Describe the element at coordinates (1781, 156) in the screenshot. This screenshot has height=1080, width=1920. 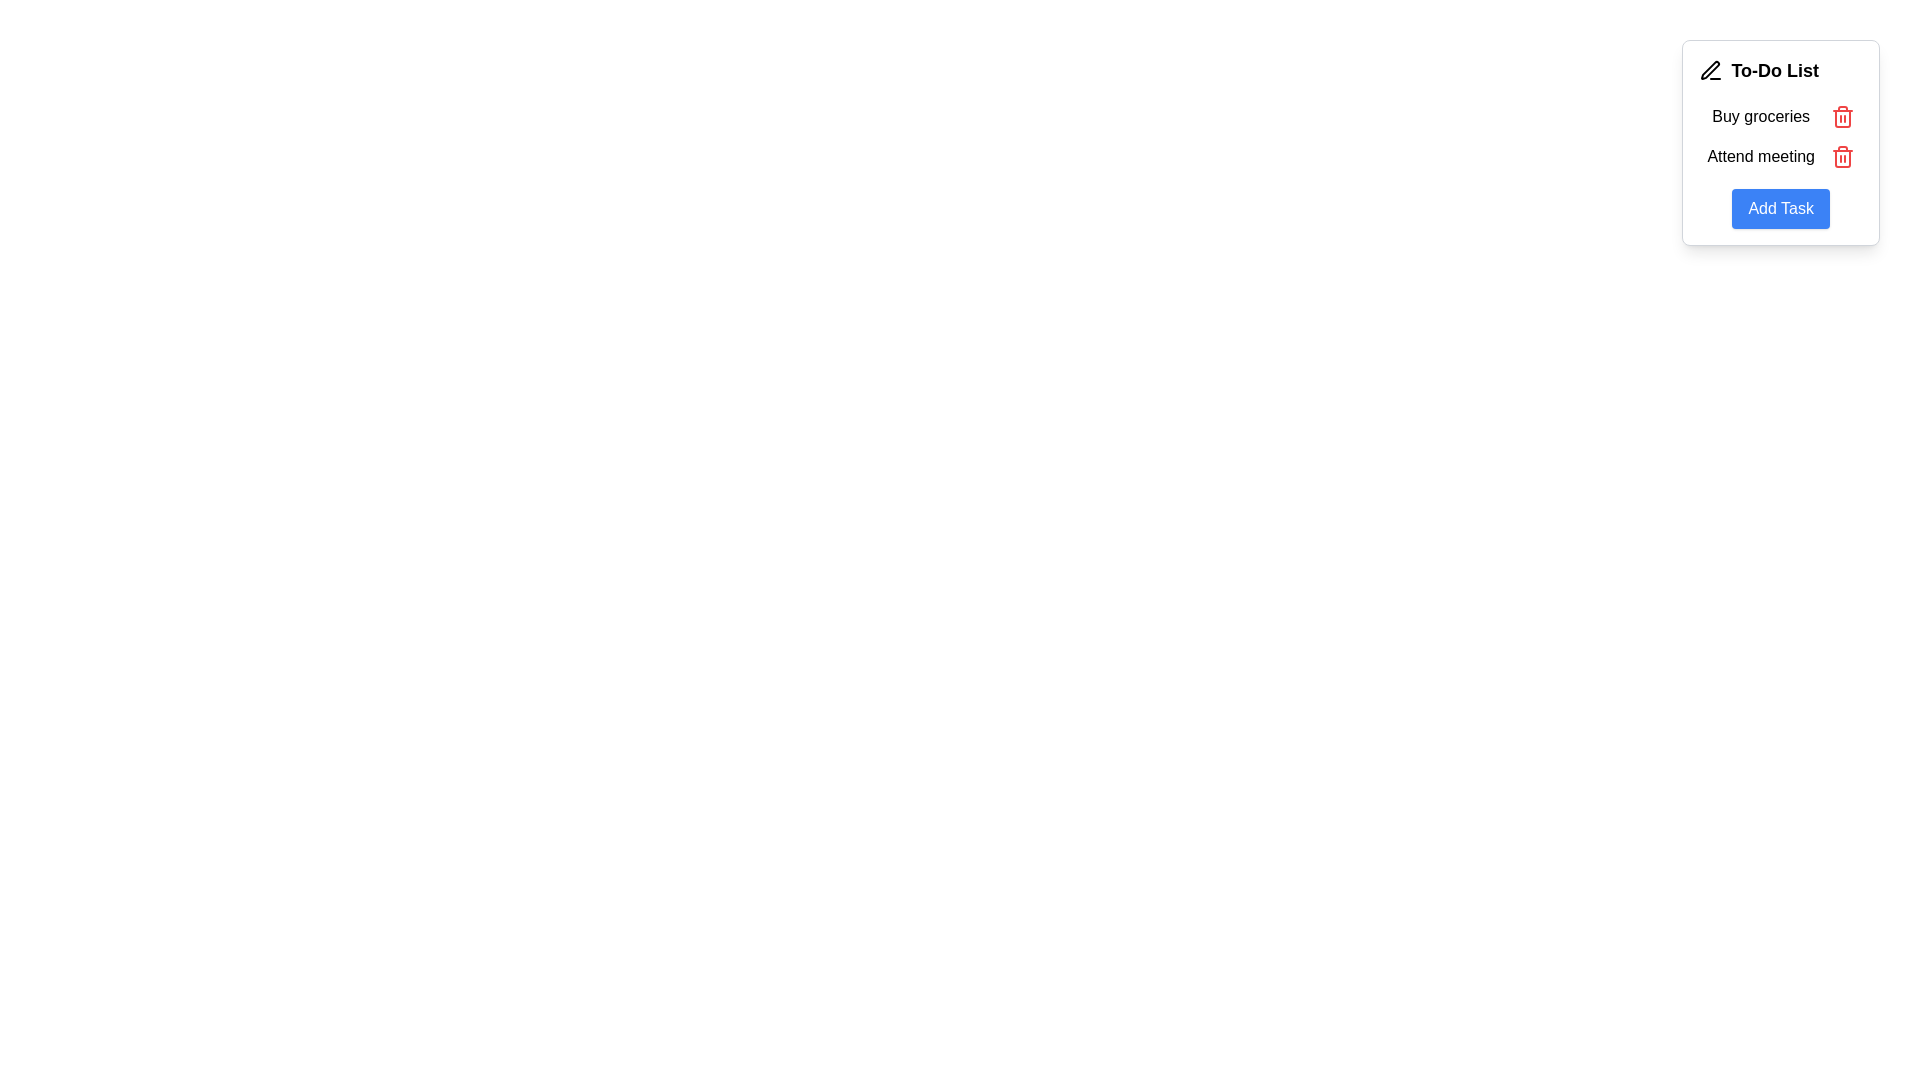
I see `the second item in the 'To-Do List' card, which contains a task description and a trash icon for removing the task` at that location.